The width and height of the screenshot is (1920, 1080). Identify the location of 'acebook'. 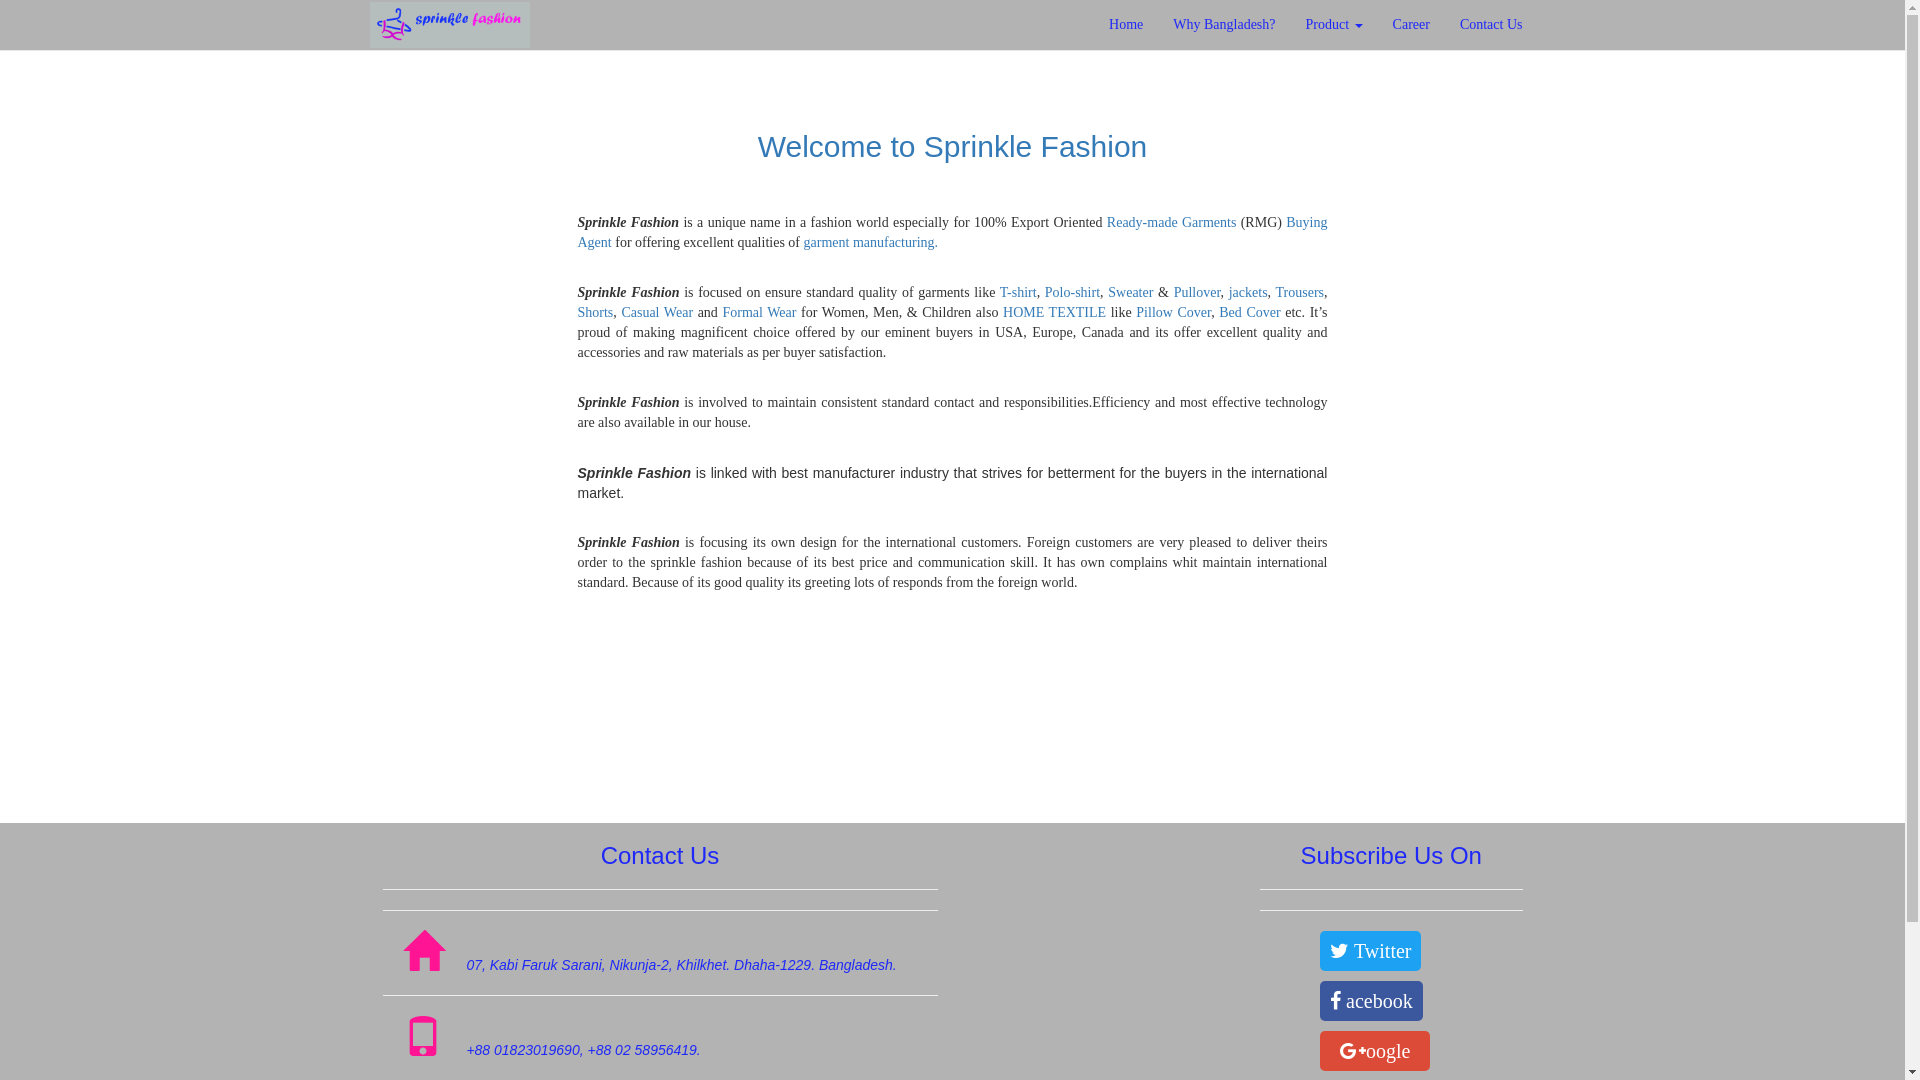
(1370, 1001).